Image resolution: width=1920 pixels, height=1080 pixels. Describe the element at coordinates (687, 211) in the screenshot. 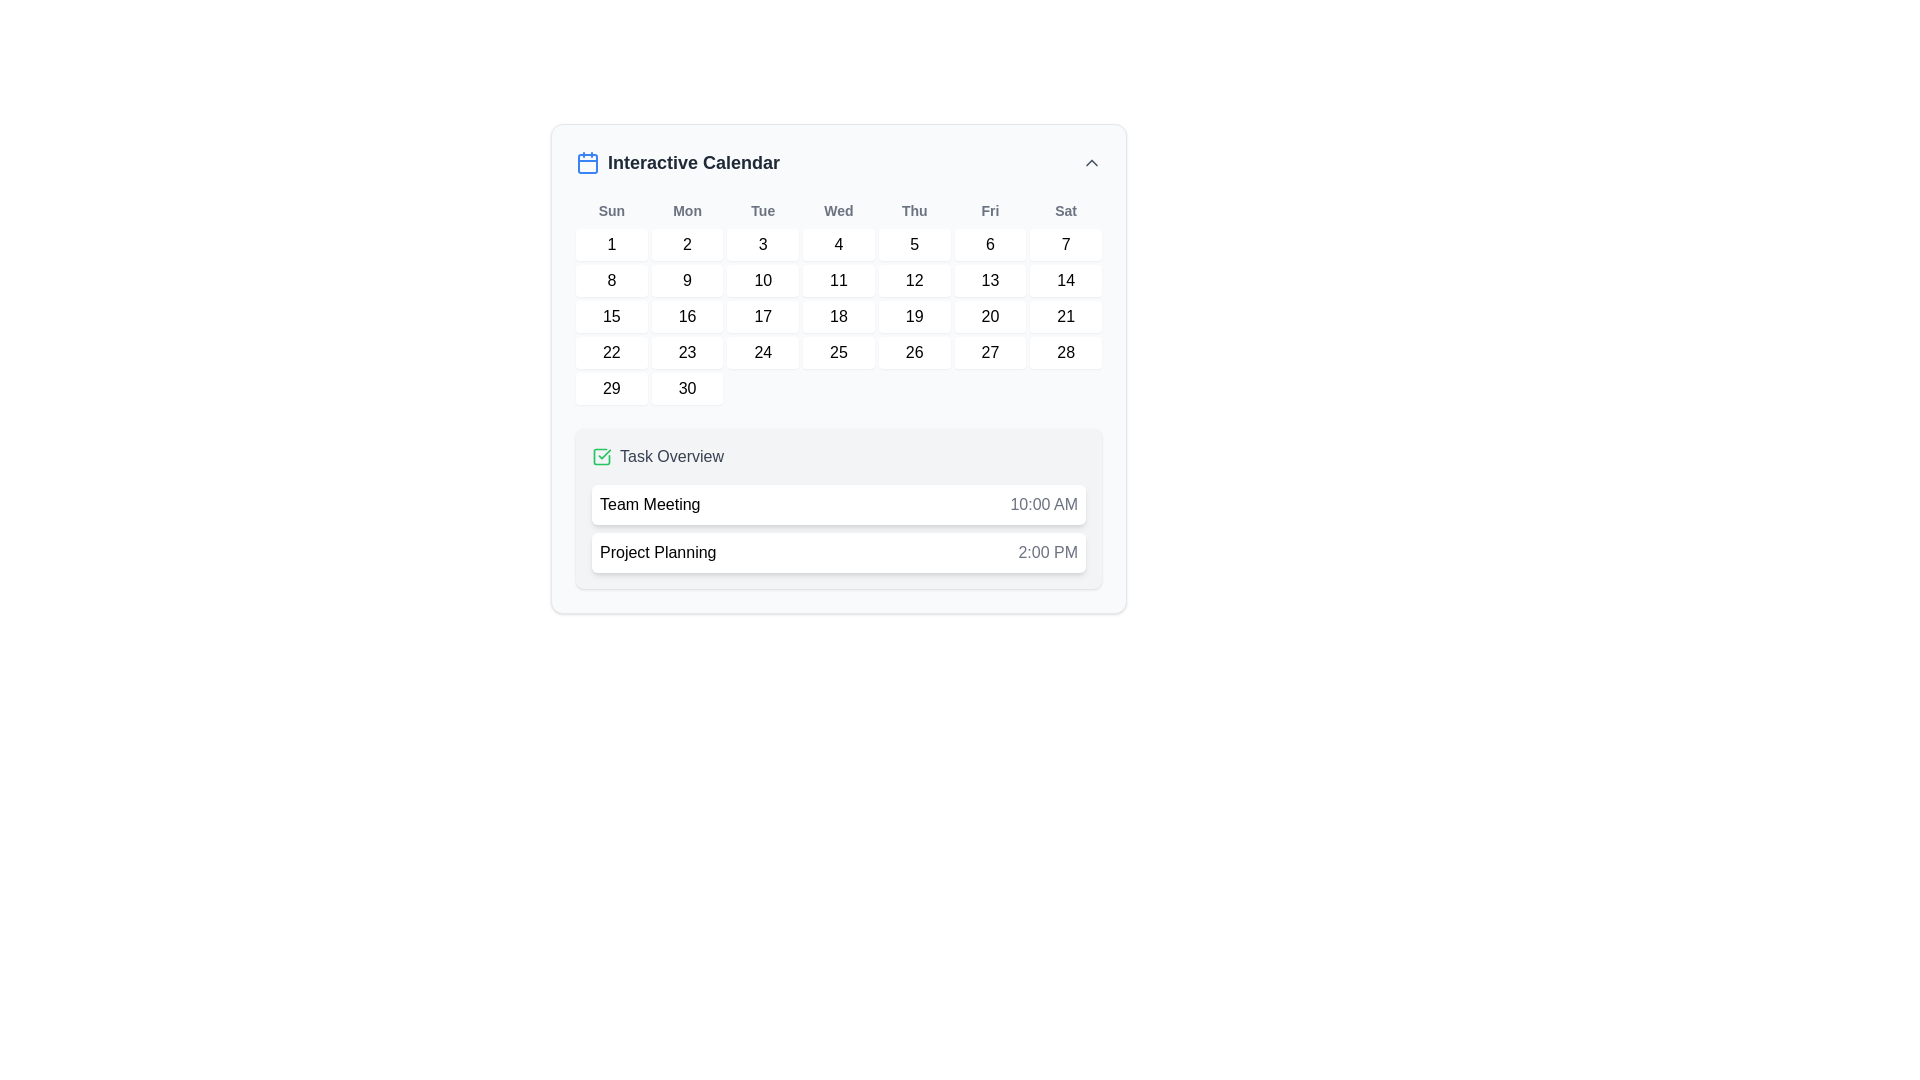

I see `the label for Monday in the calendar, which is the second in a sequence of seven text elements representing days of the week` at that location.